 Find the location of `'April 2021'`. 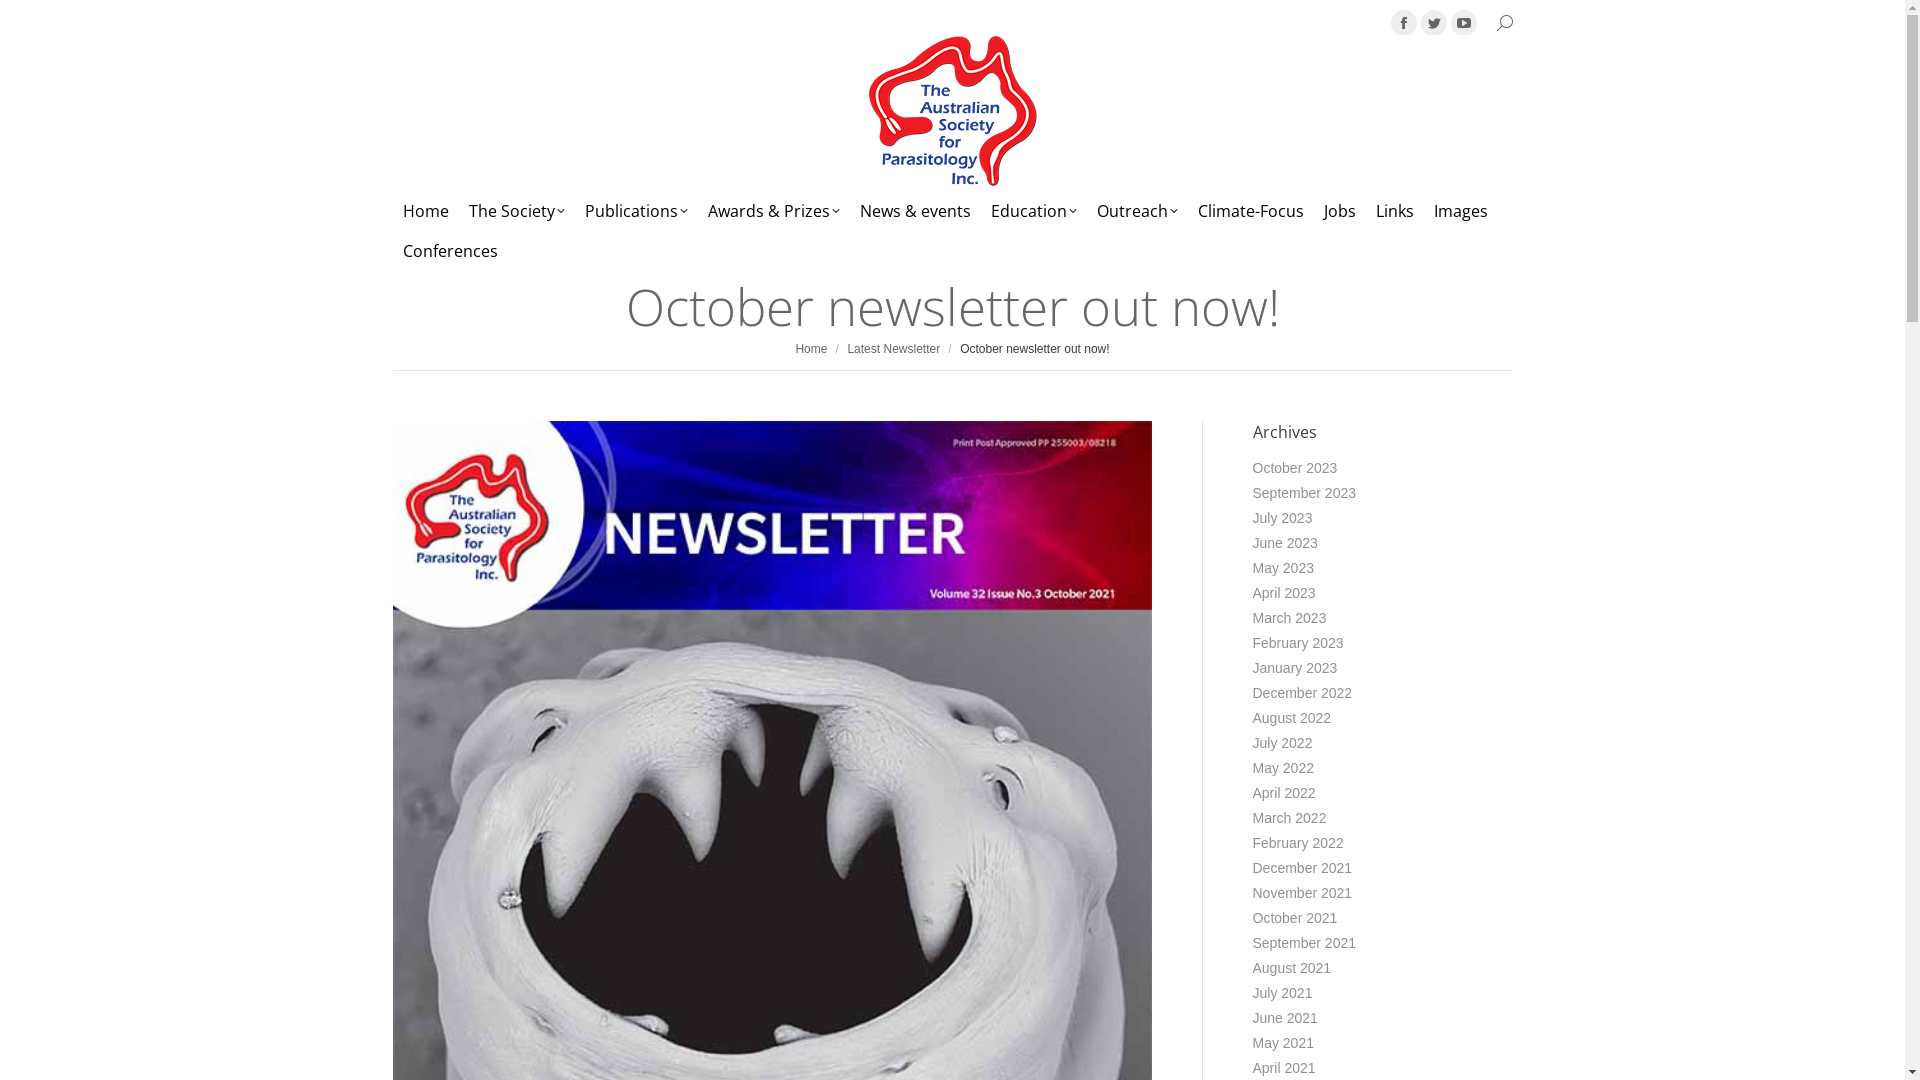

'April 2021' is located at coordinates (1283, 1067).